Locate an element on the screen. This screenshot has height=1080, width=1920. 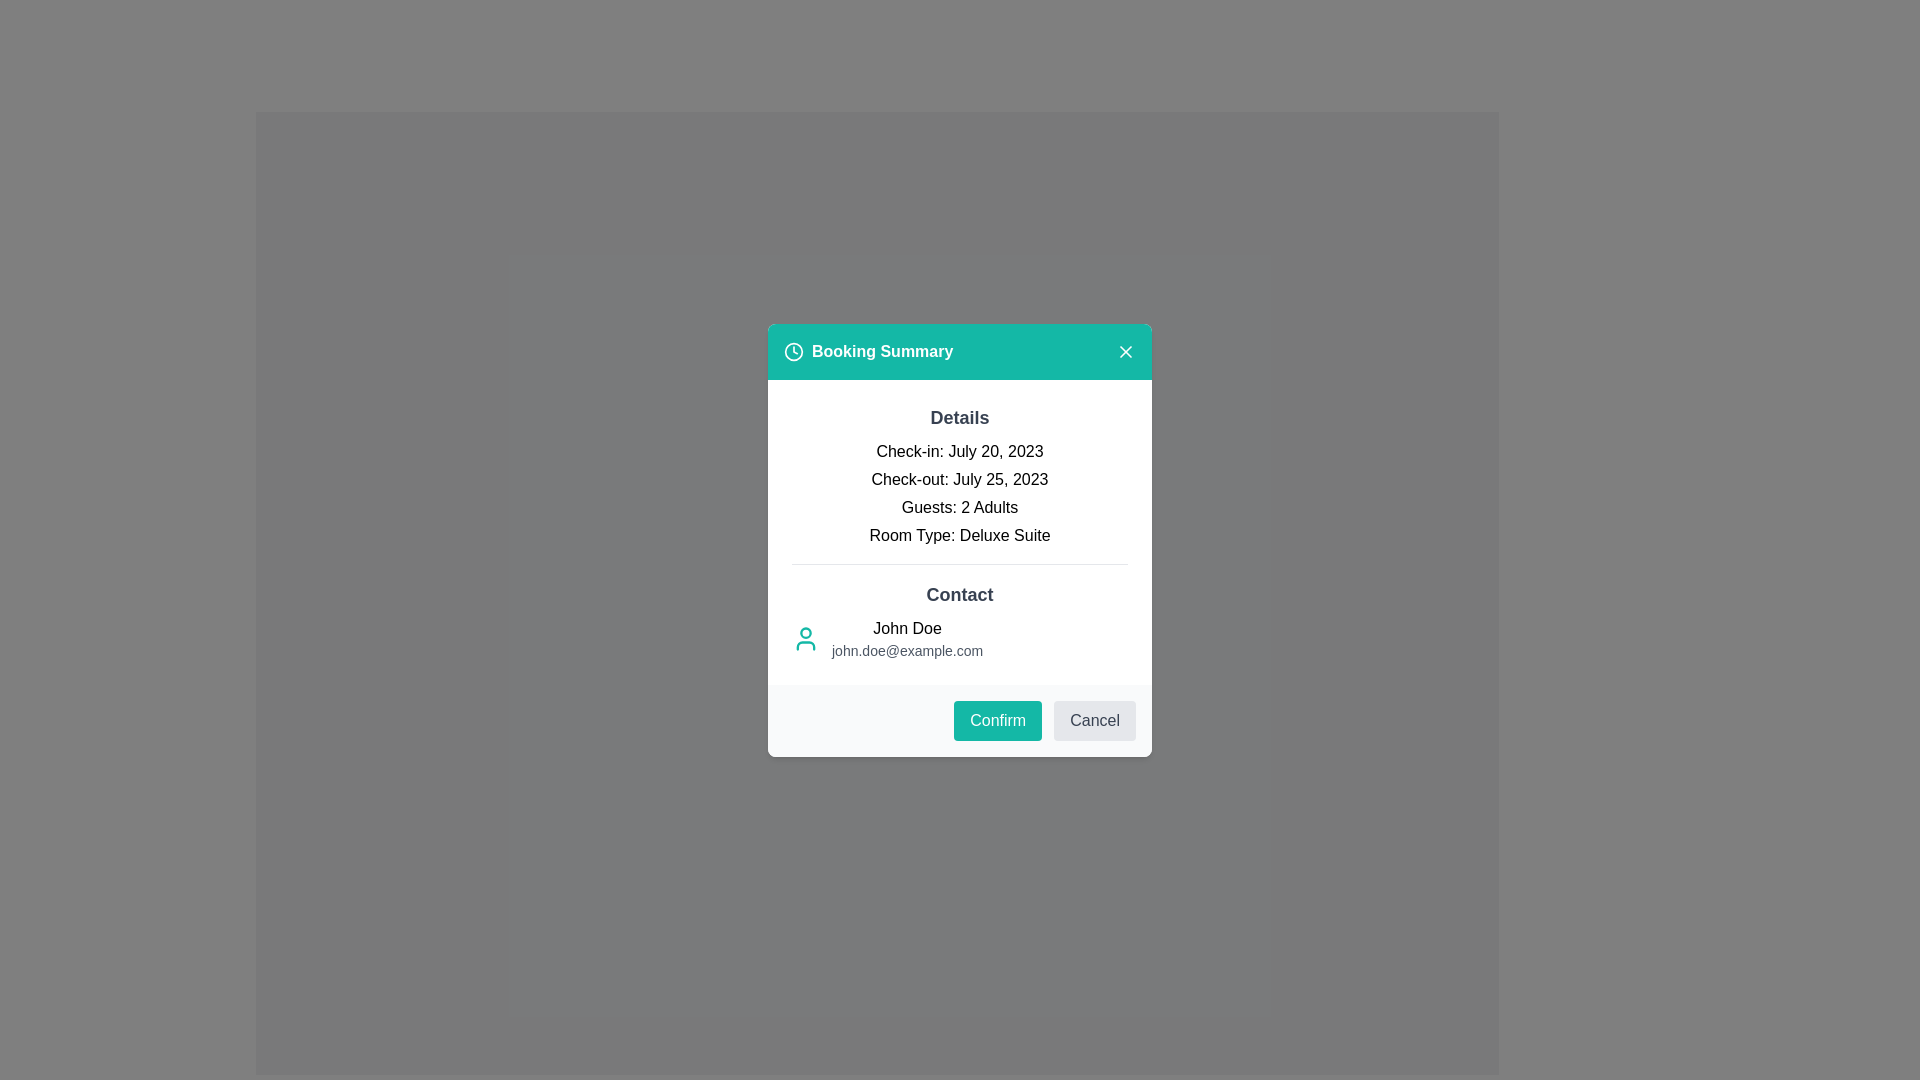
text label 'Contact' which is styled in bold, large font and dark gray color, serving as the title for the contact section within the modal dialog box is located at coordinates (960, 593).